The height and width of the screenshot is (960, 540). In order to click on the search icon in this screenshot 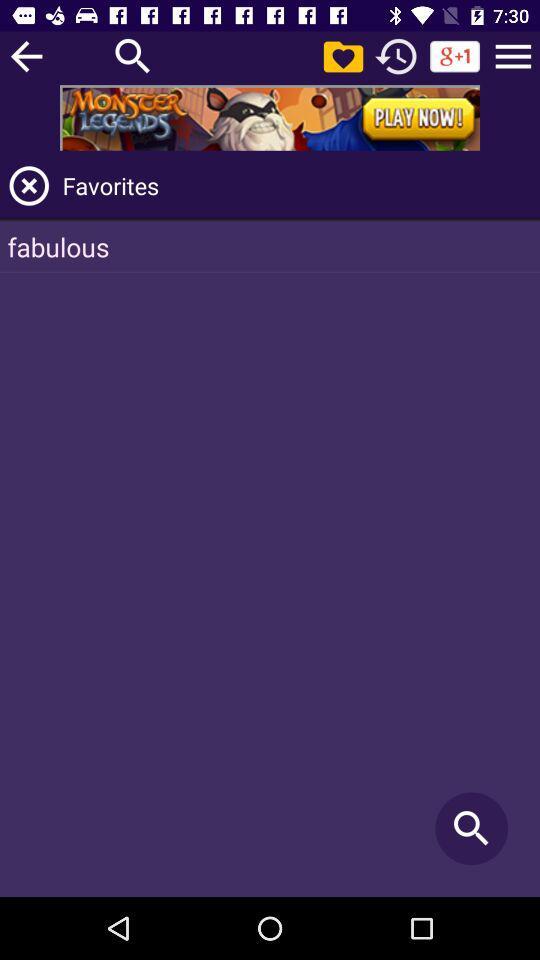, I will do `click(133, 55)`.